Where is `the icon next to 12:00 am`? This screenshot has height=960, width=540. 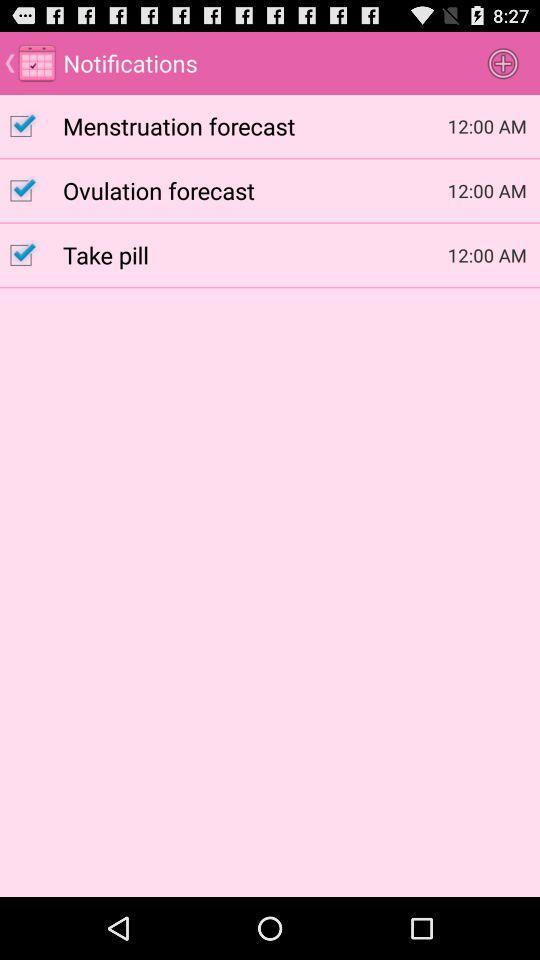
the icon next to 12:00 am is located at coordinates (255, 253).